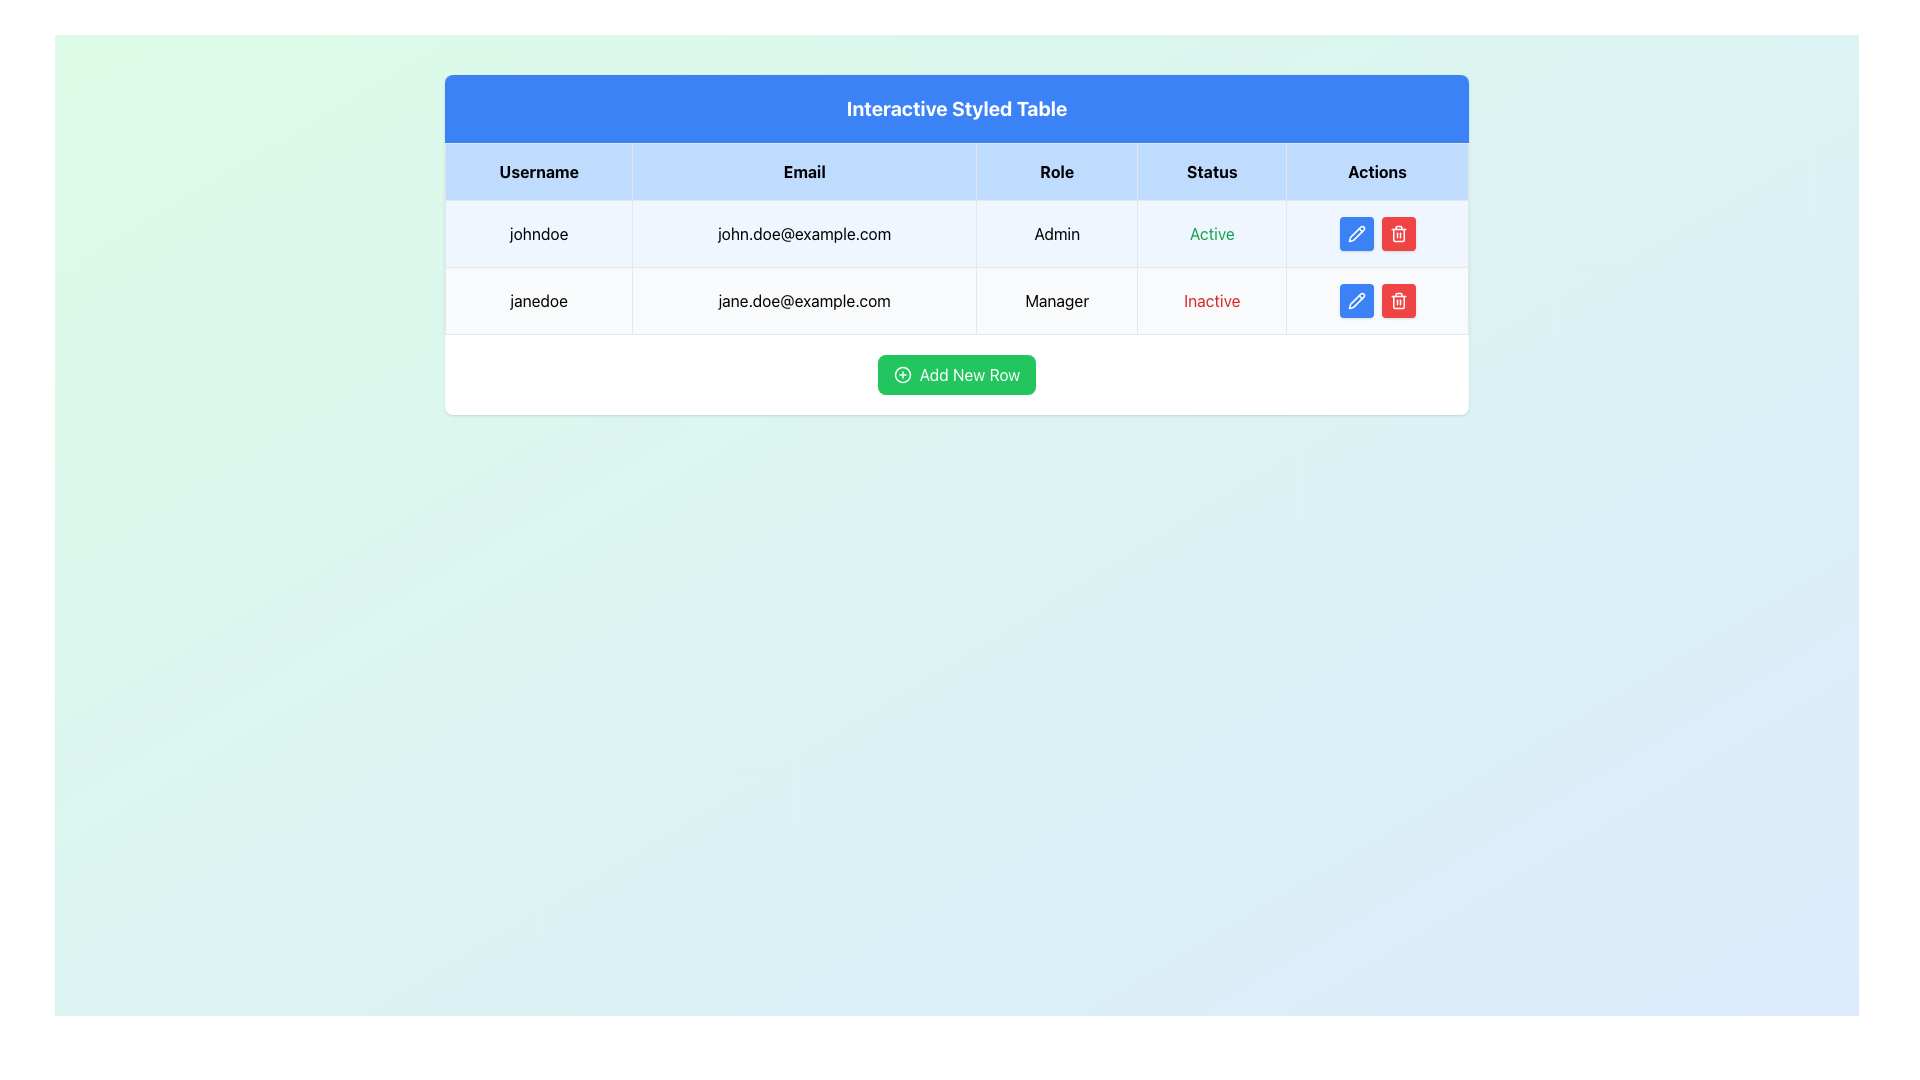 The height and width of the screenshot is (1080, 1920). What do you see at coordinates (1356, 300) in the screenshot?
I see `the edit icon located in the 'Actions' column of the second row for user 'janedoe' to initiate the edit action` at bounding box center [1356, 300].